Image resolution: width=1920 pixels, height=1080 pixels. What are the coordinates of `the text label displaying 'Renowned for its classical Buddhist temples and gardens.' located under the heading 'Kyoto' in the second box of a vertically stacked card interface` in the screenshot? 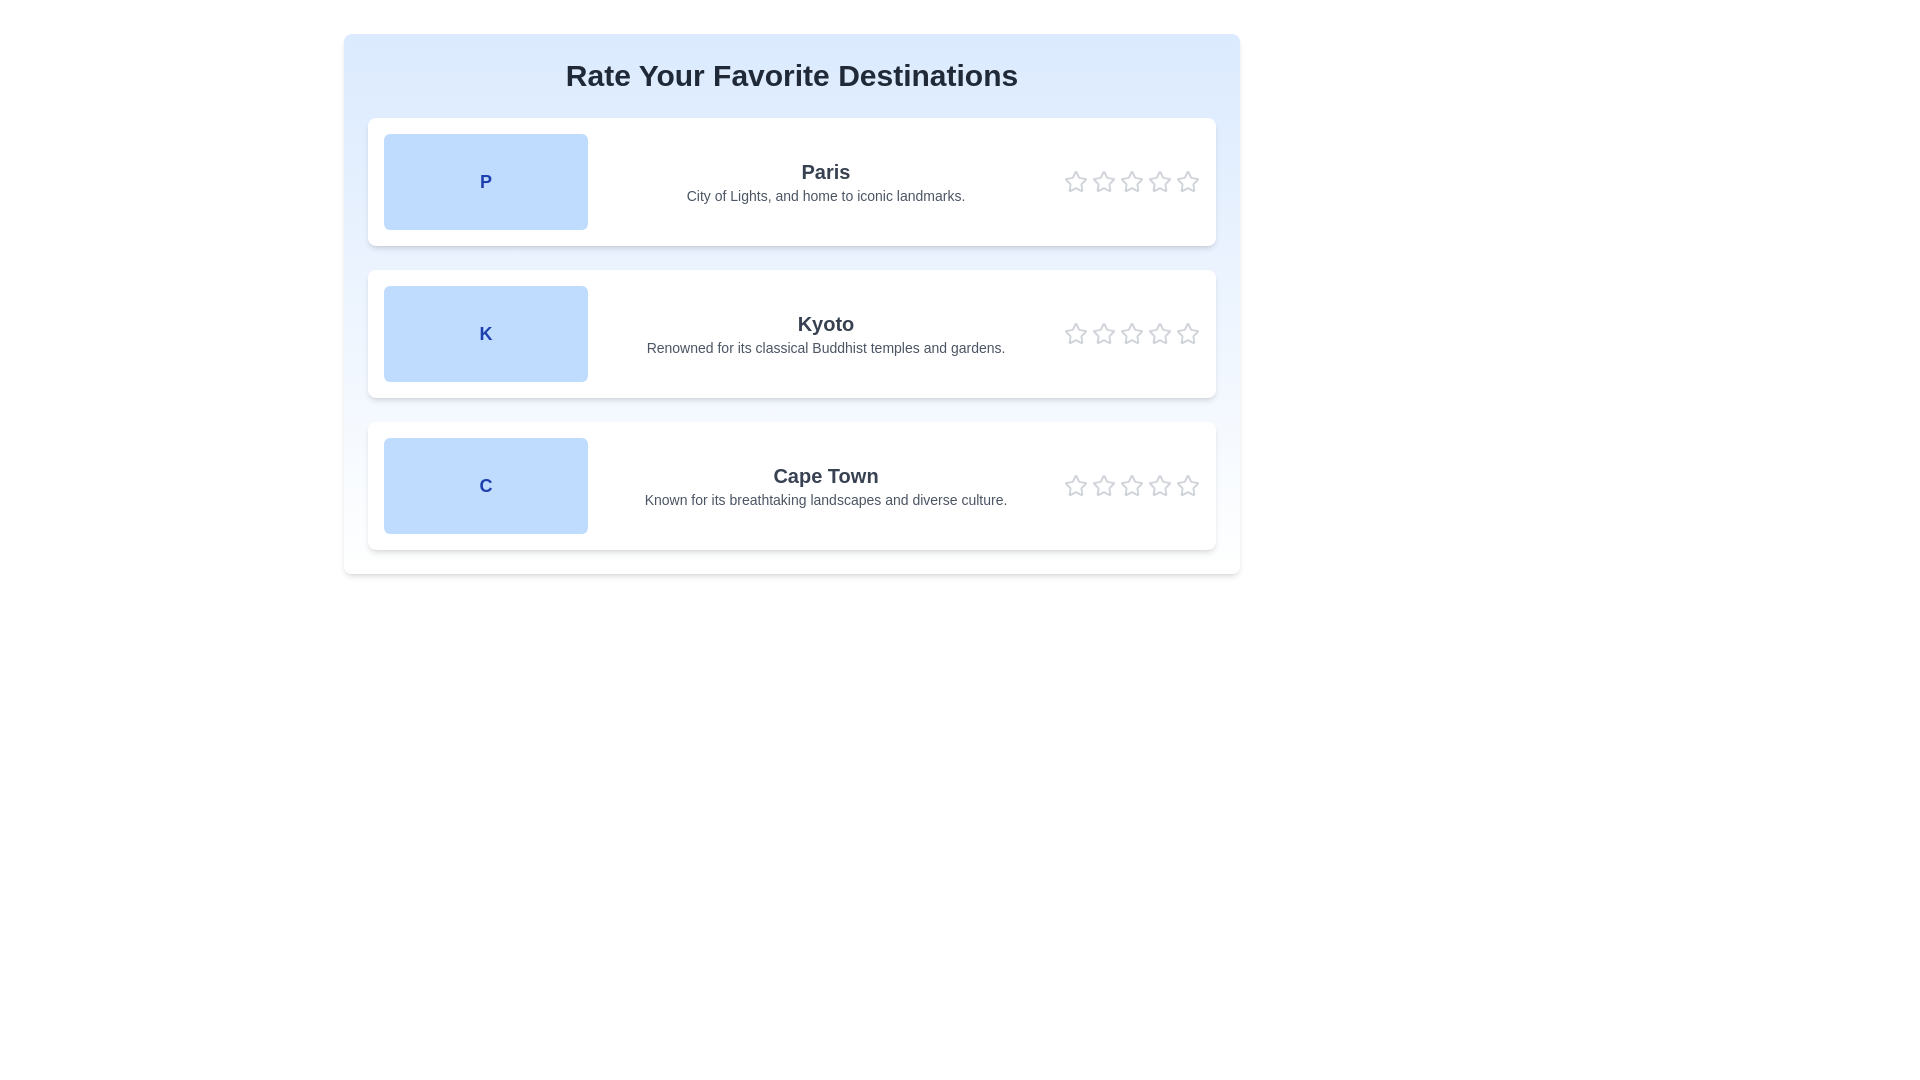 It's located at (825, 346).